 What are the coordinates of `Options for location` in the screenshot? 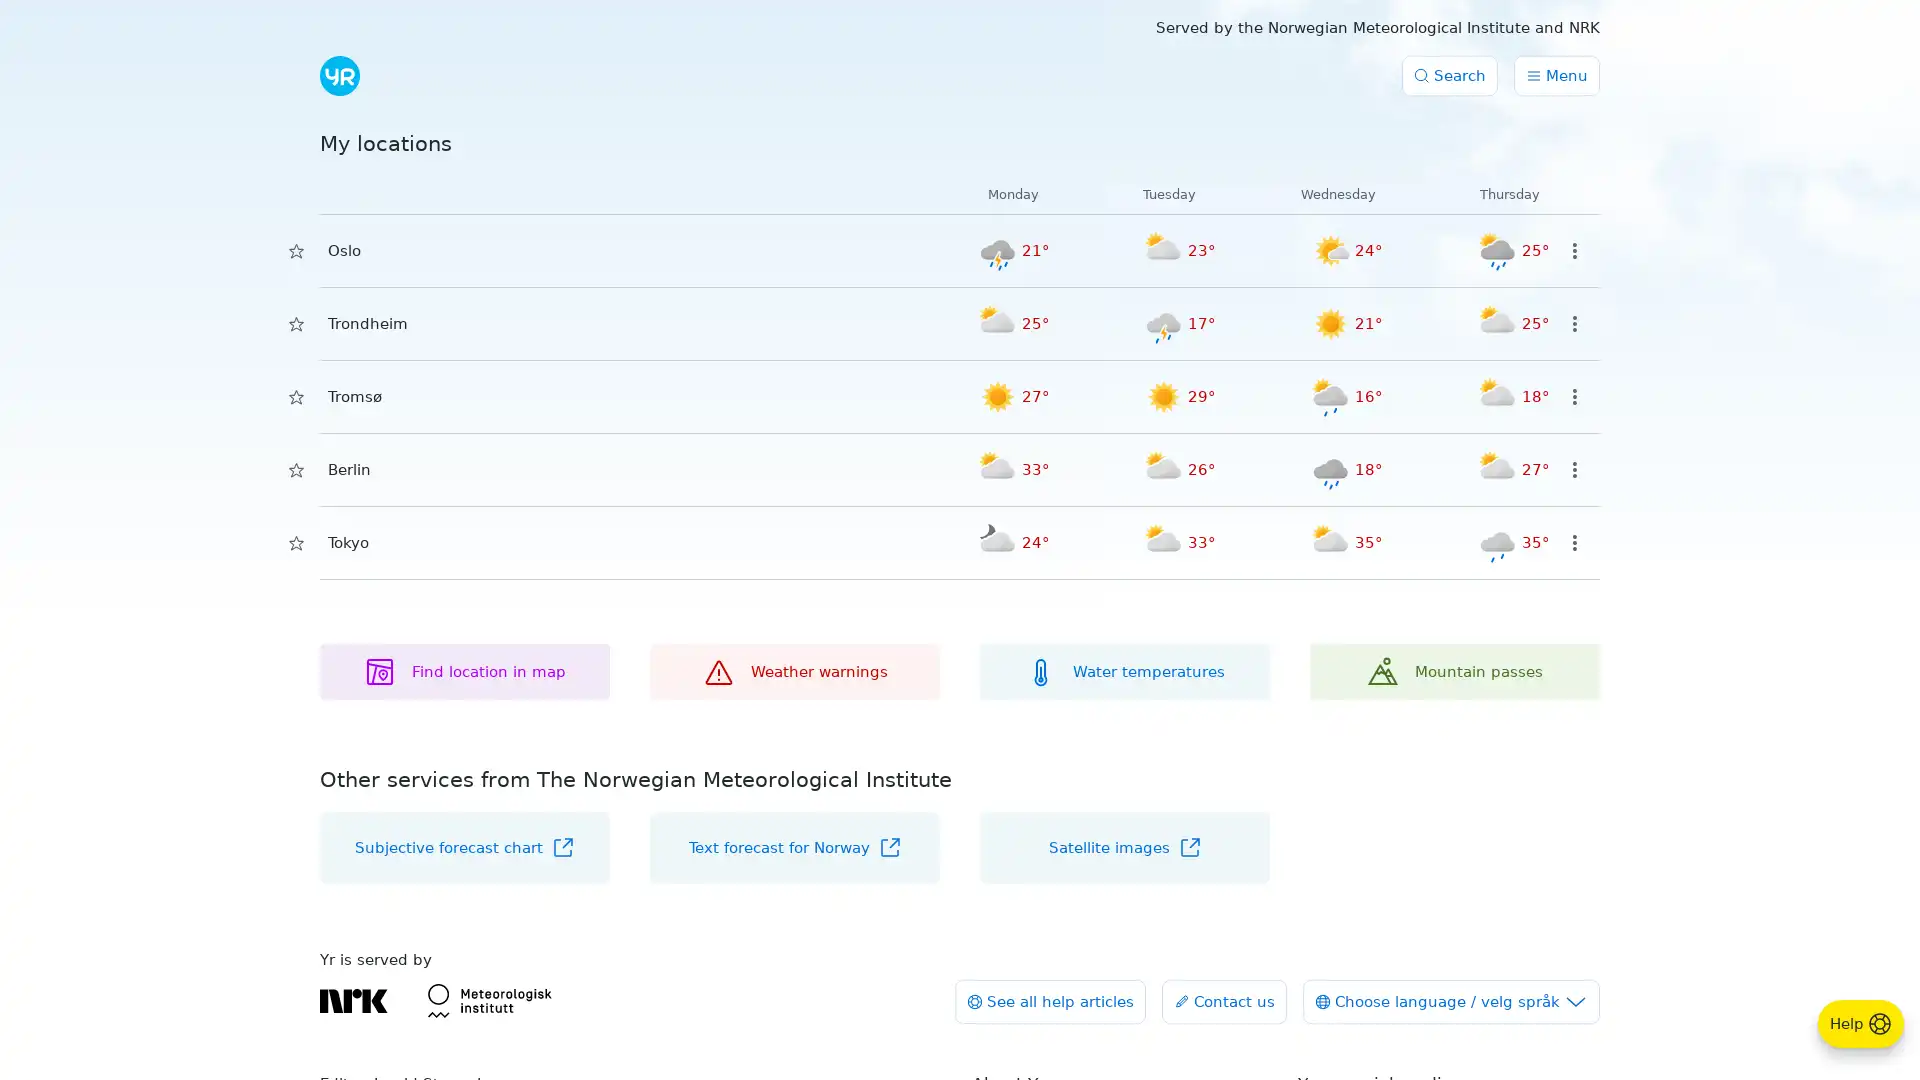 It's located at (1573, 543).